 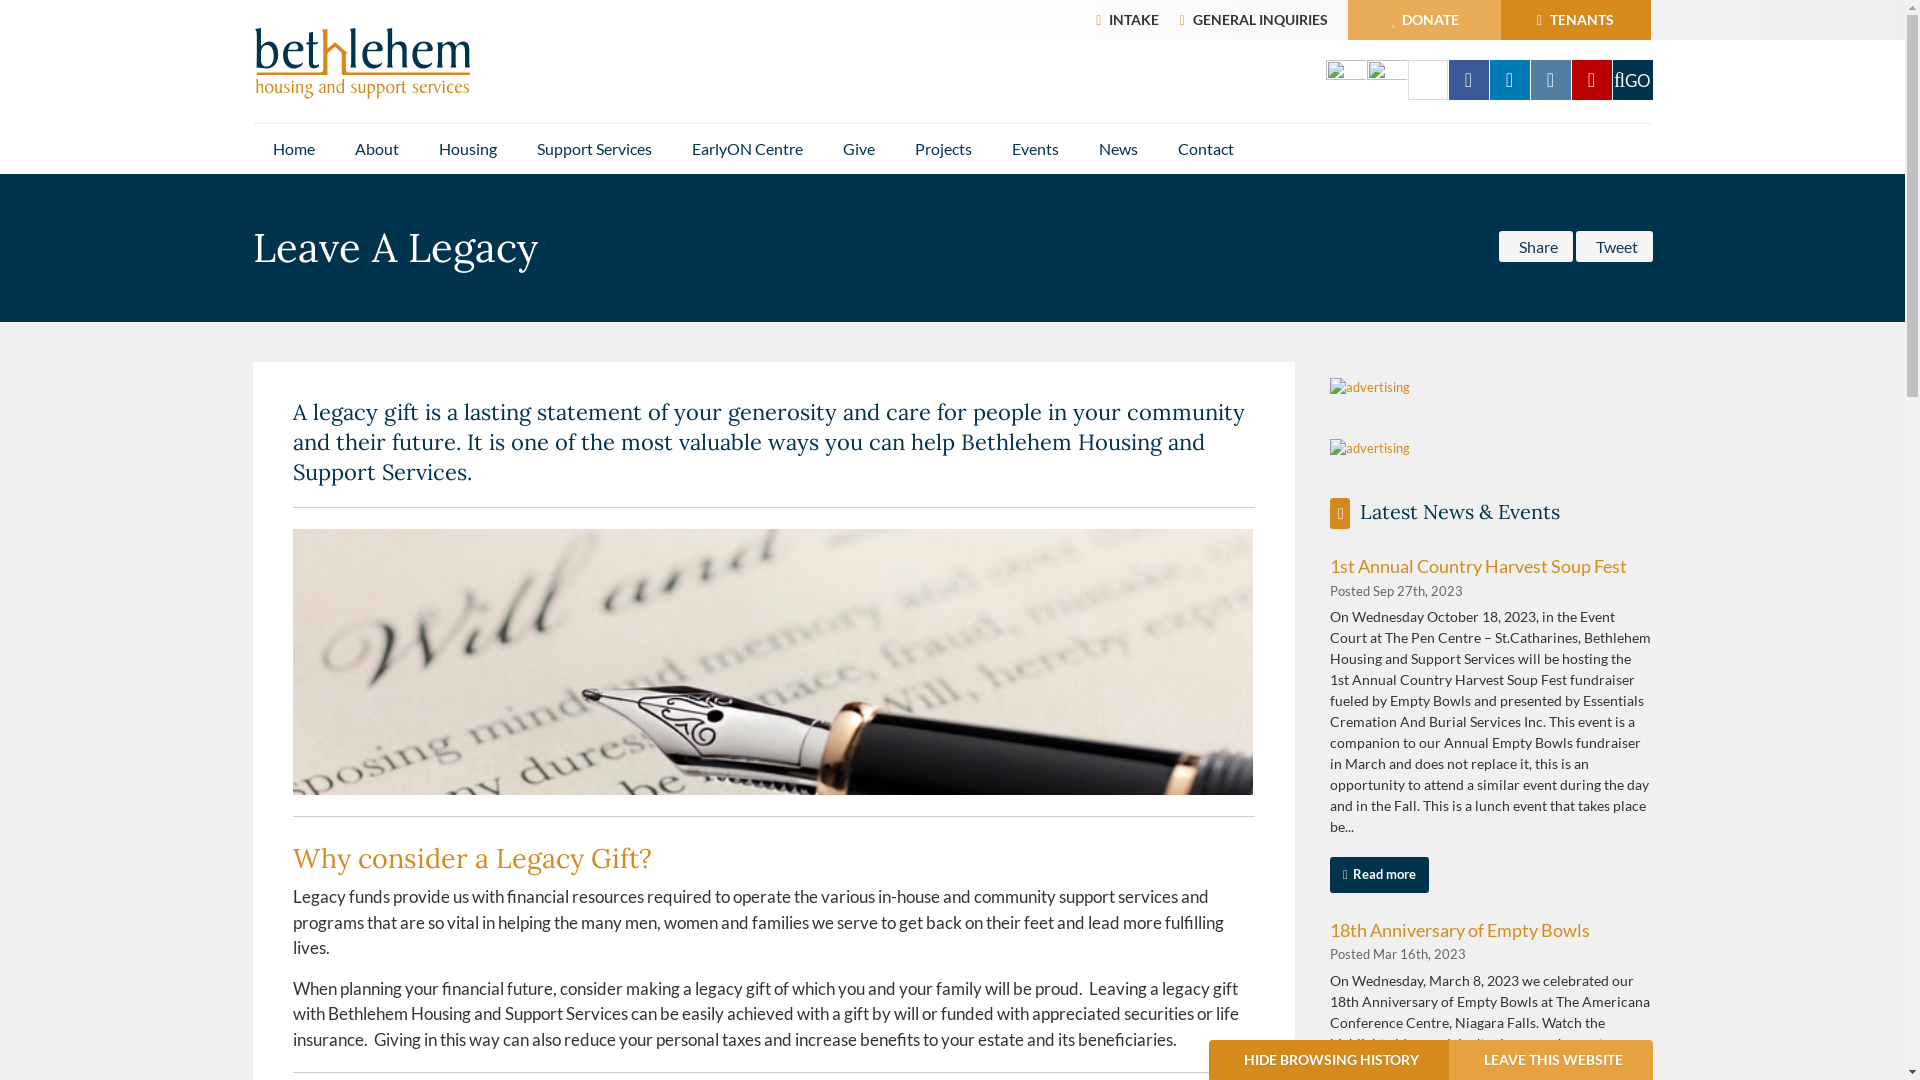 I want to click on 'About', so click(x=375, y=148).